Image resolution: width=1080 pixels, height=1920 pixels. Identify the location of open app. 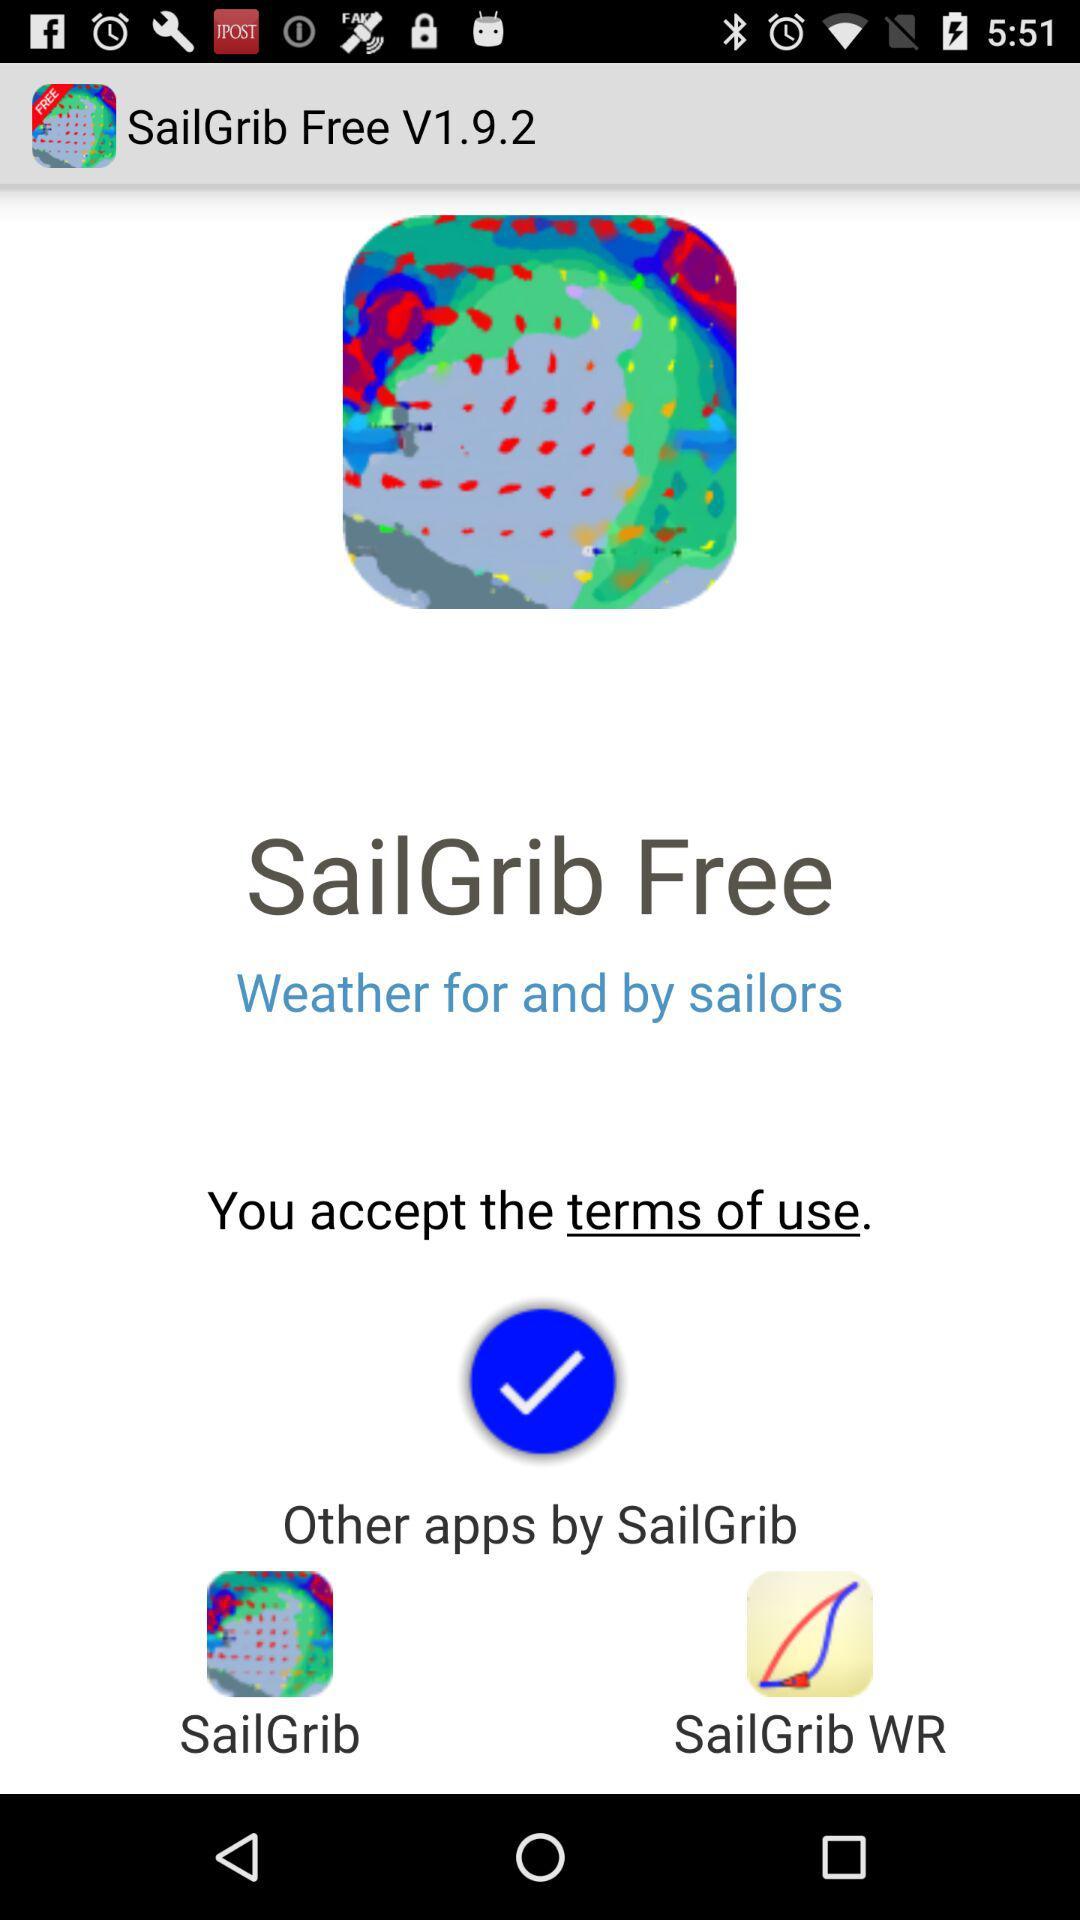
(270, 1634).